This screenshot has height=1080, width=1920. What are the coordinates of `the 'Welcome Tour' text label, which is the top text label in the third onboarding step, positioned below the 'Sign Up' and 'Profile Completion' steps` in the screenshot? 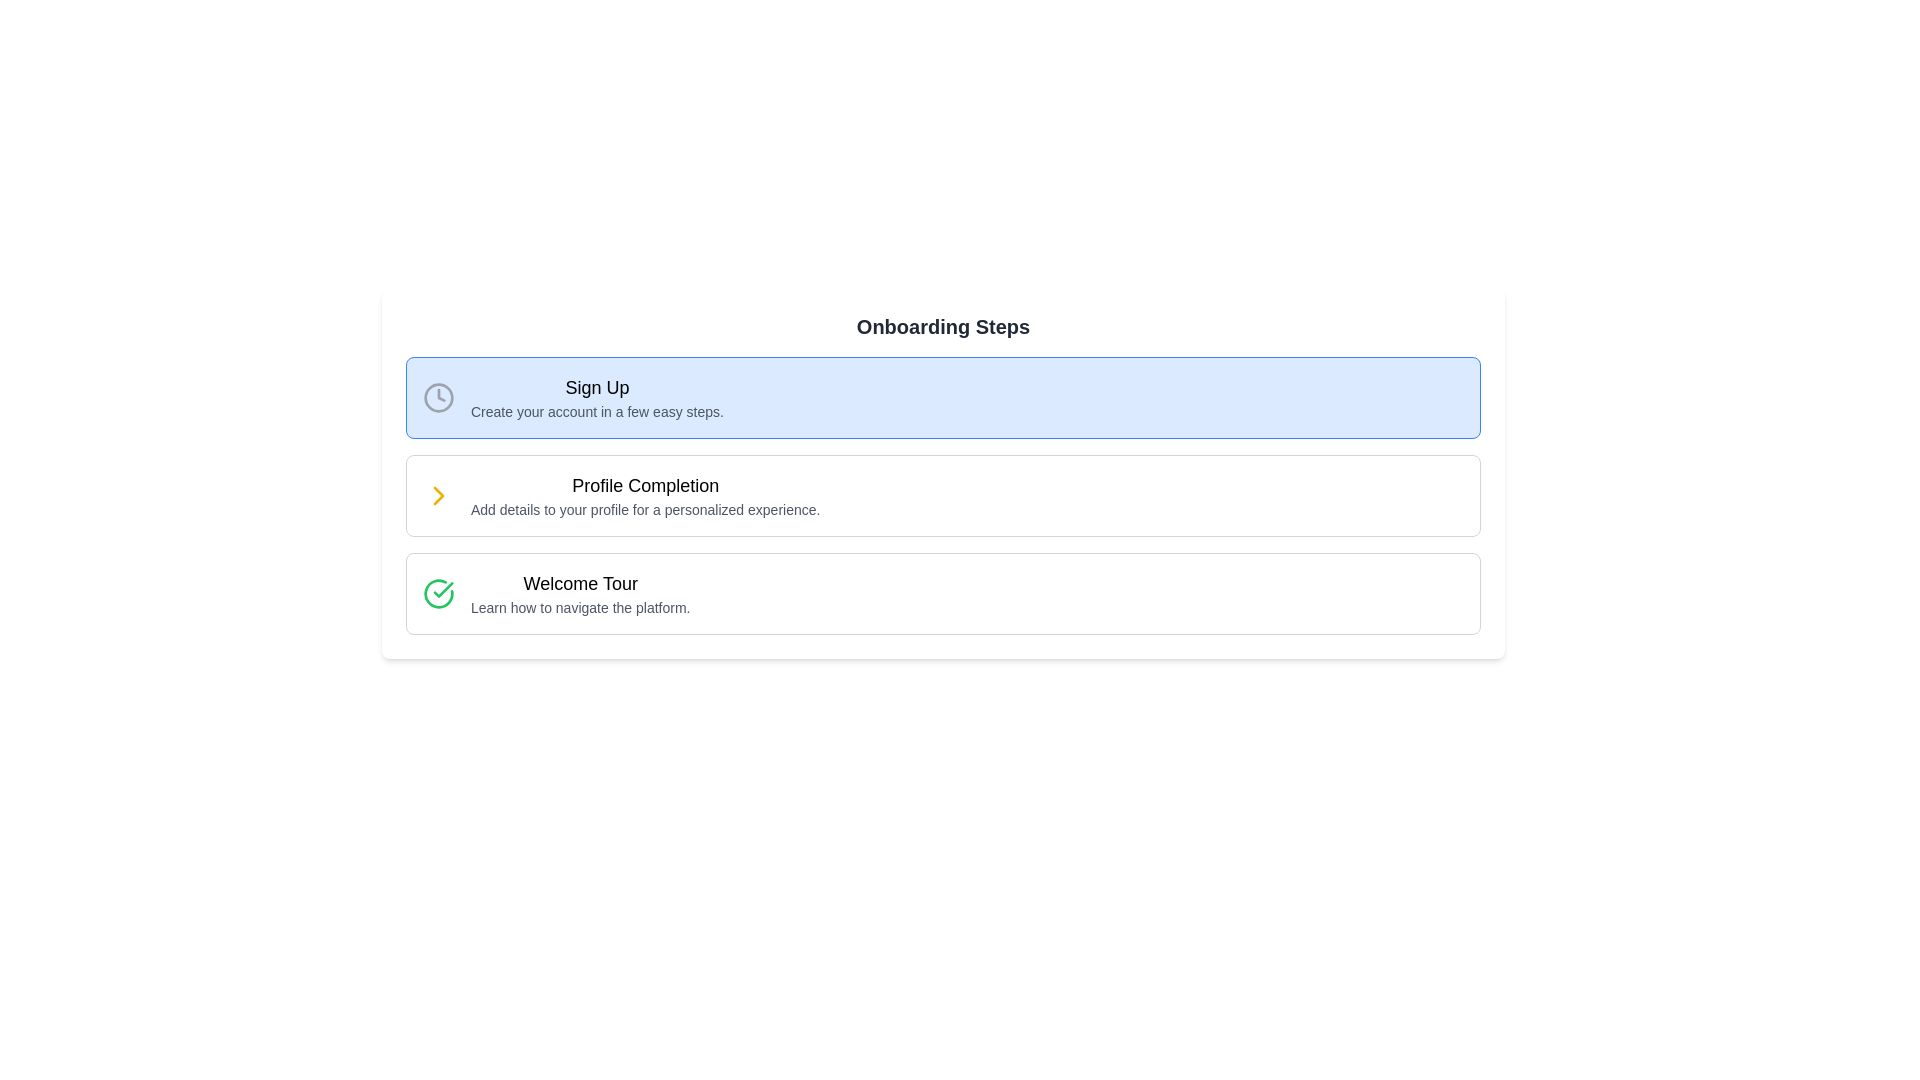 It's located at (579, 583).